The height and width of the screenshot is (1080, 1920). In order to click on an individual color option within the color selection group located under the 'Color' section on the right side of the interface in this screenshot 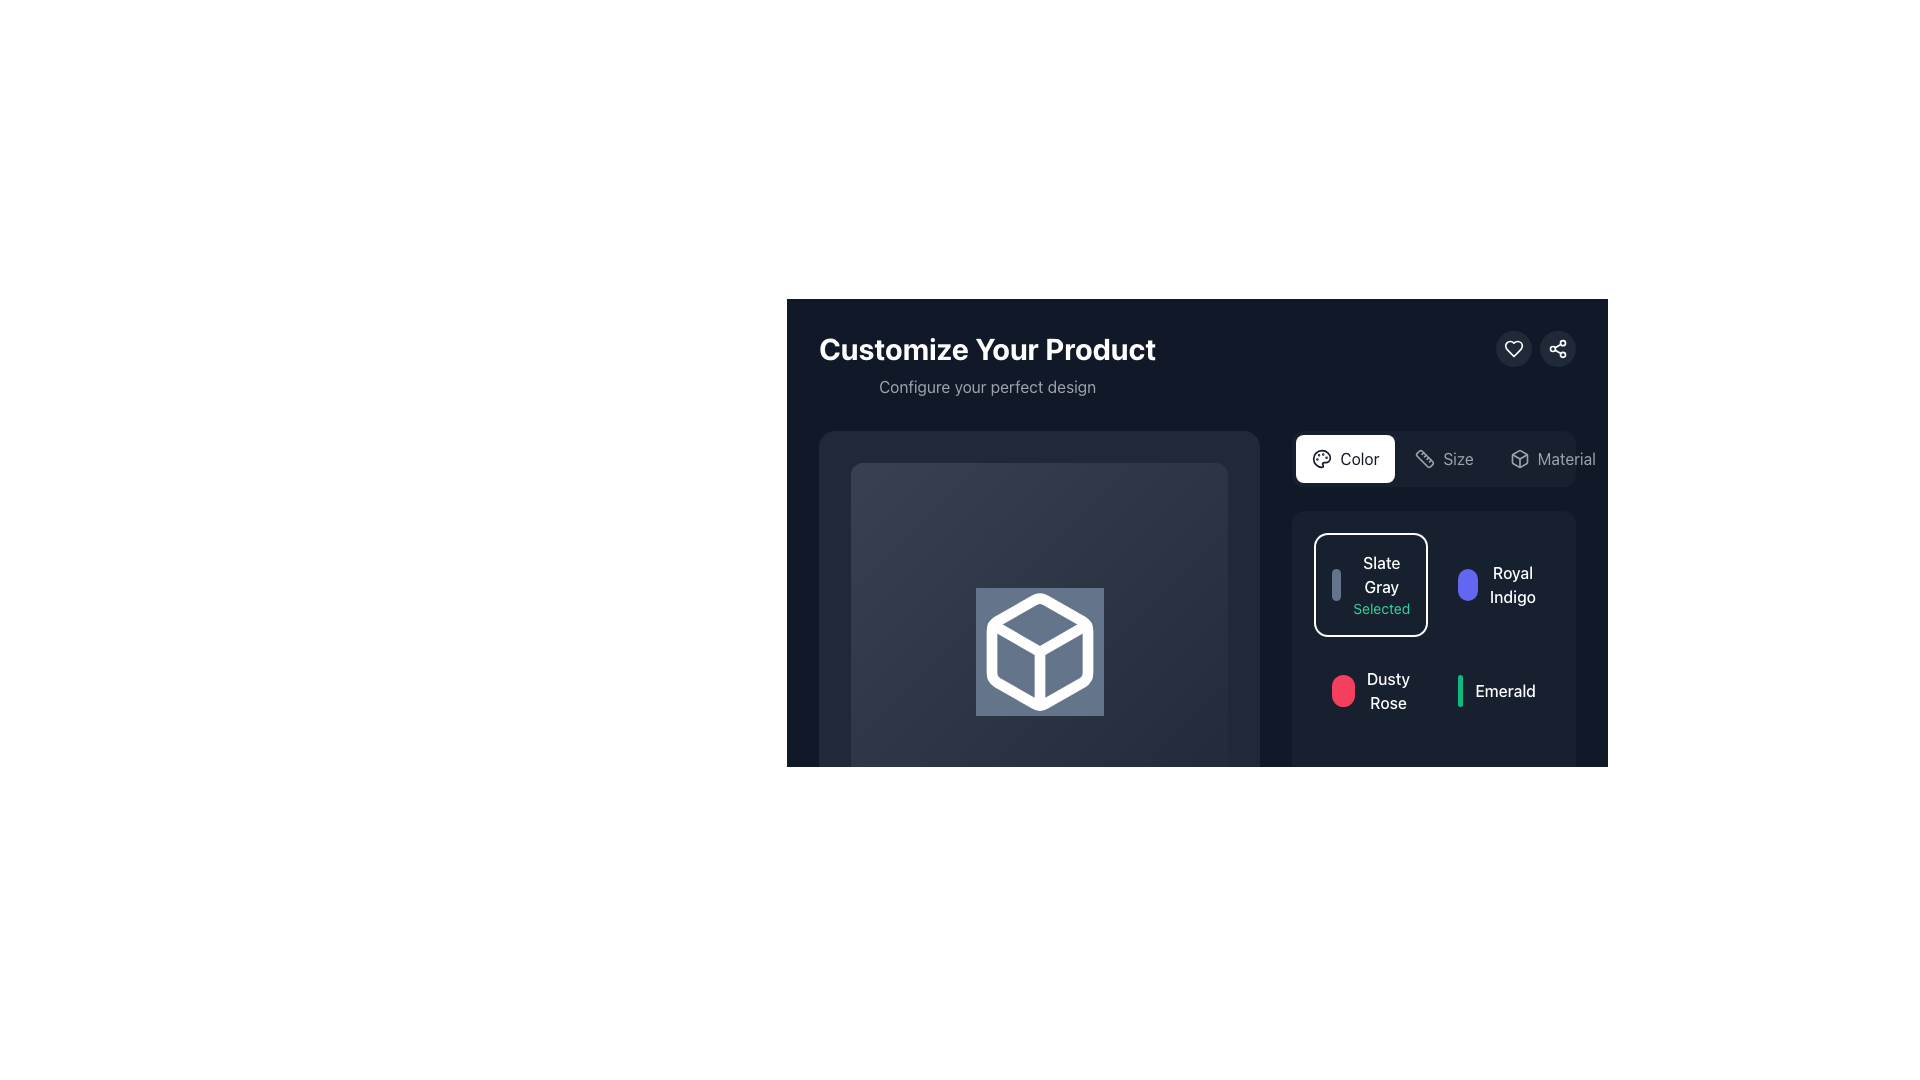, I will do `click(1433, 680)`.